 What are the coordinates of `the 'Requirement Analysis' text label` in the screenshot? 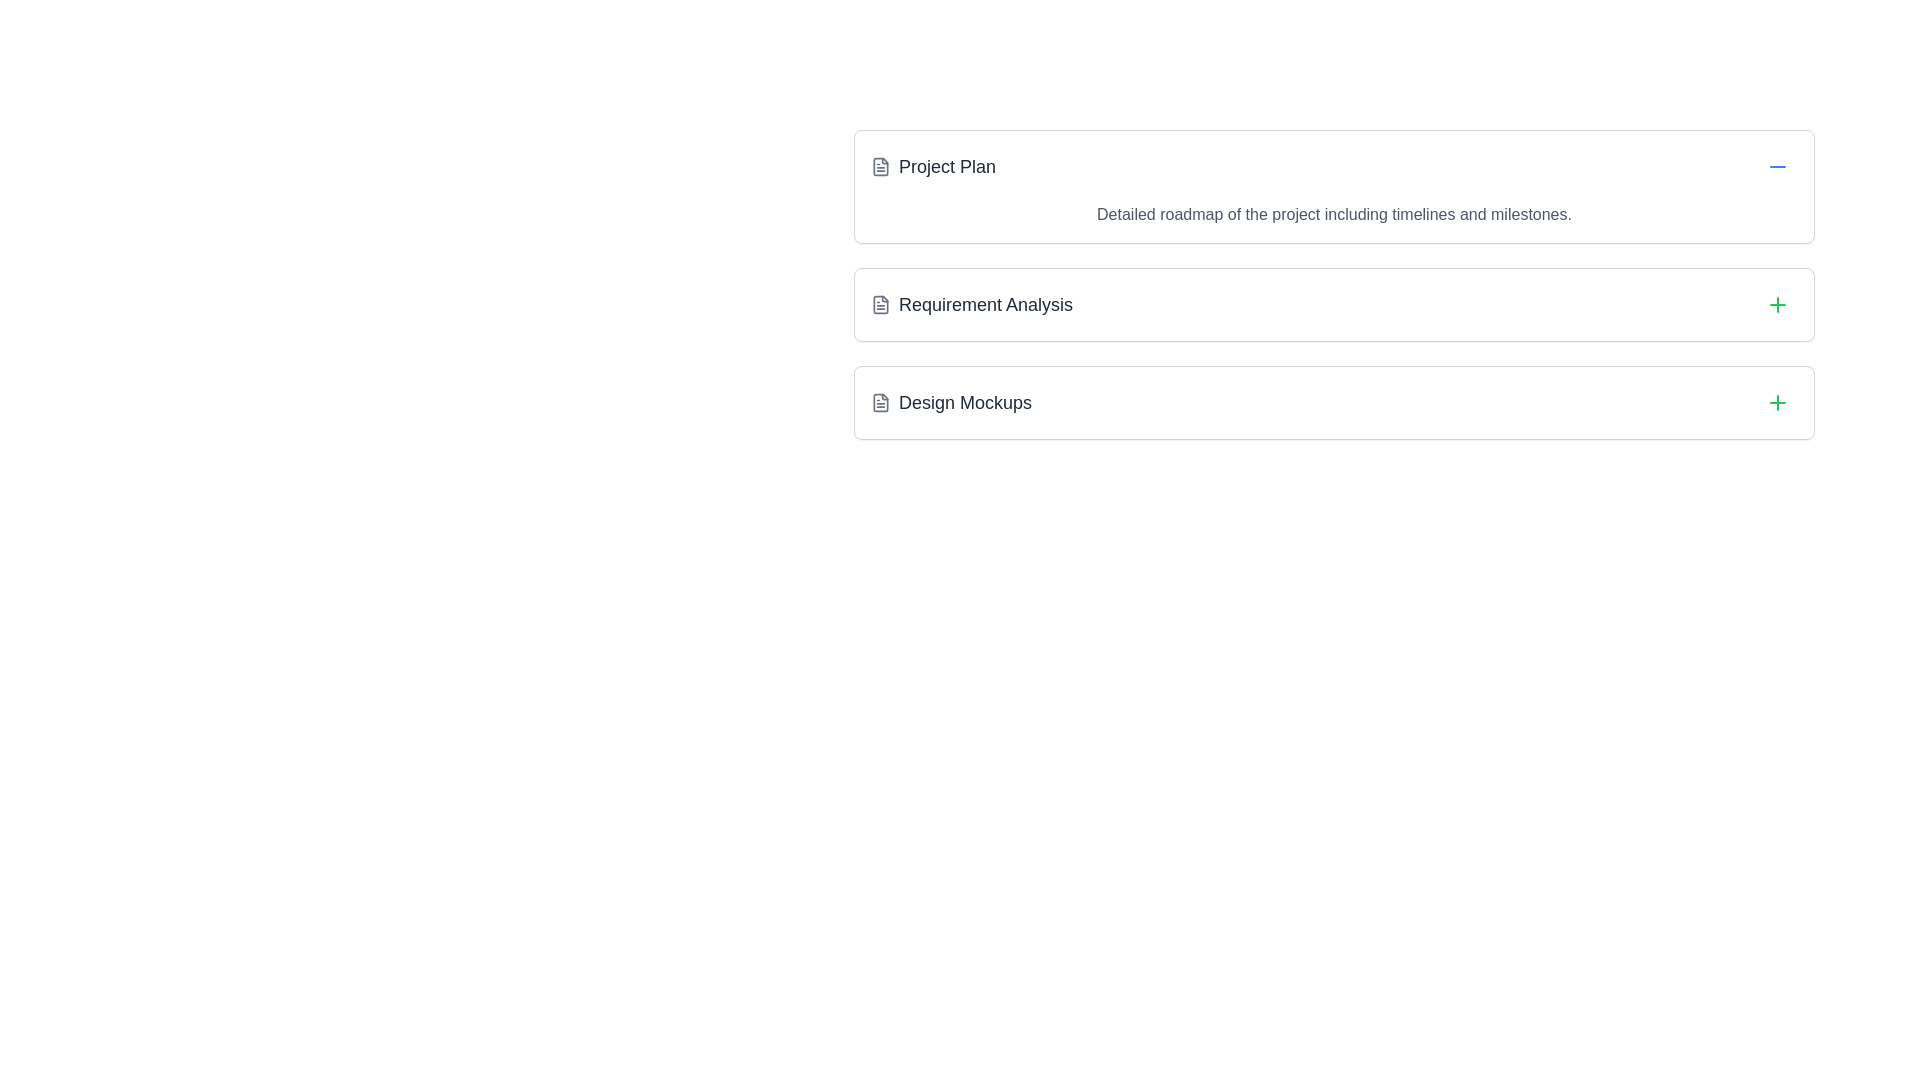 It's located at (986, 304).